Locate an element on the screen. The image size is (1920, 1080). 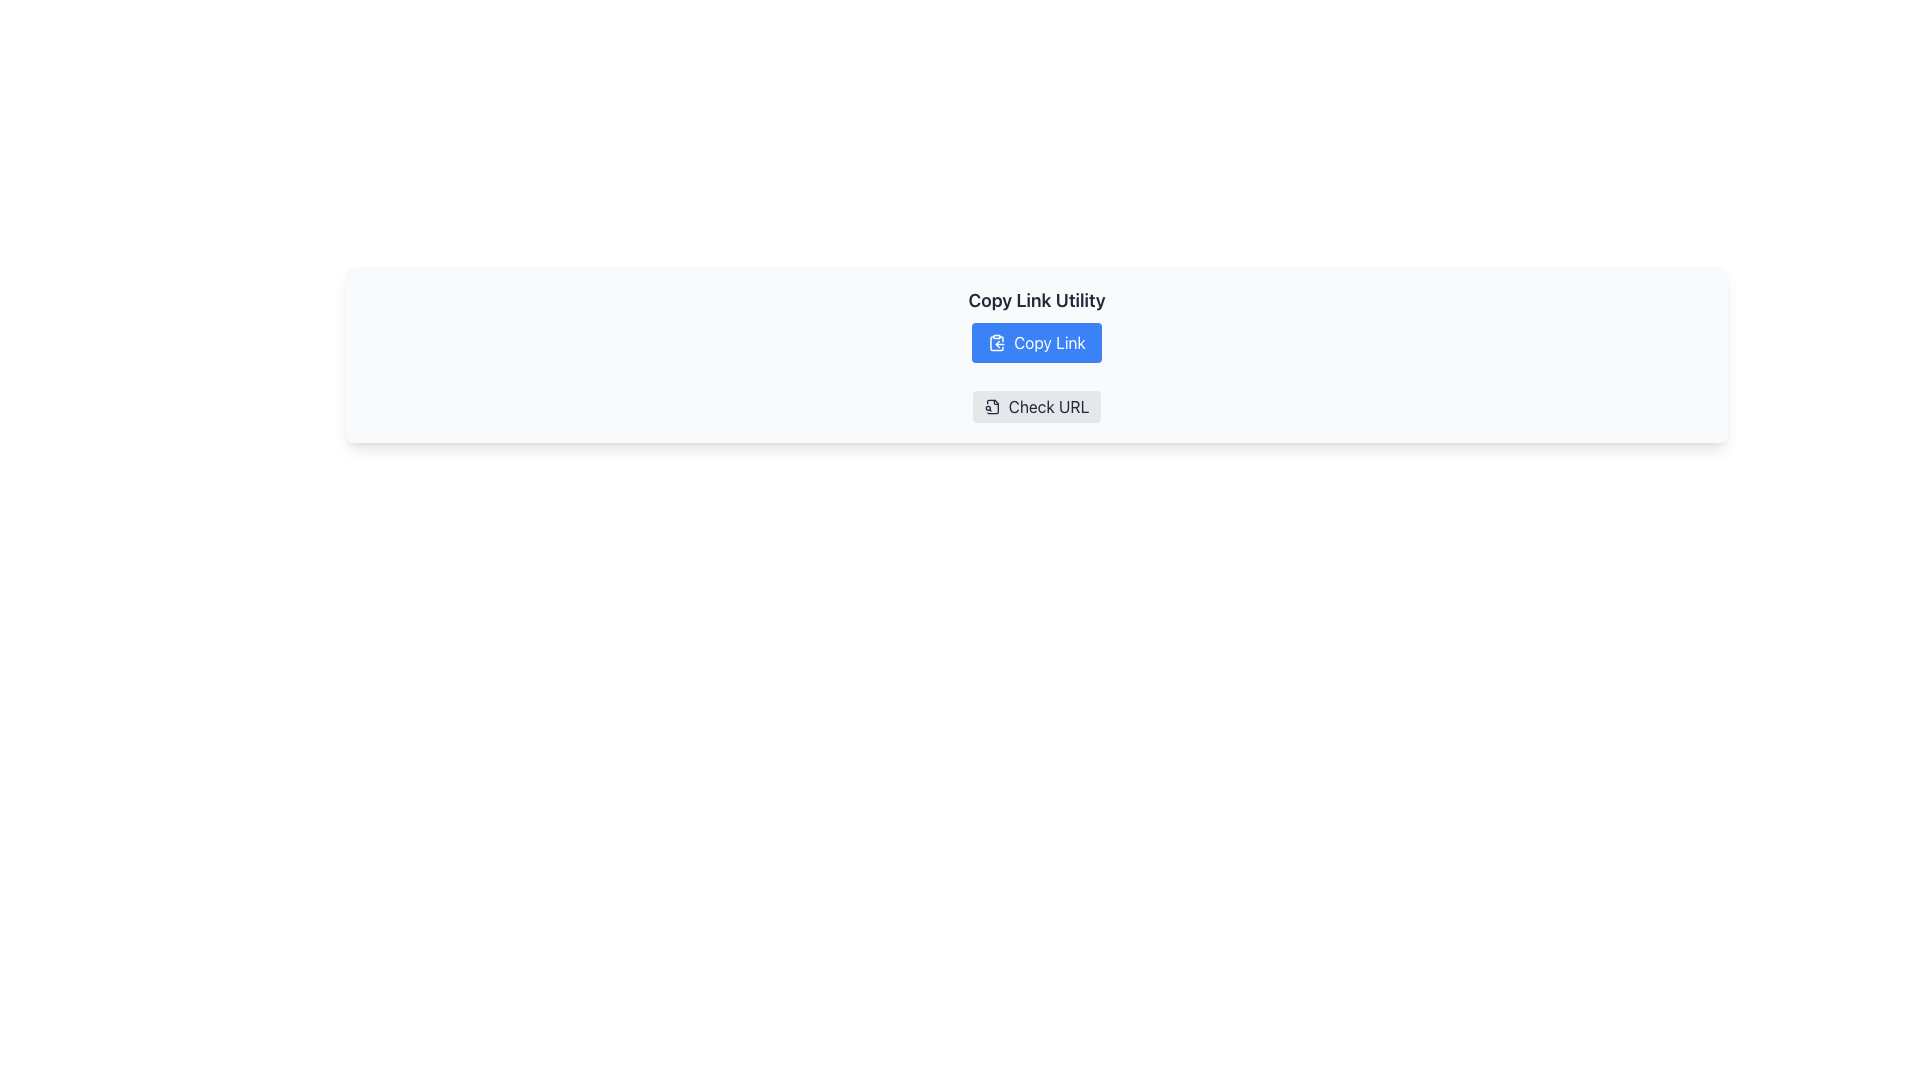
the URL check button located directly below the 'Copy Link' button is located at coordinates (1036, 406).